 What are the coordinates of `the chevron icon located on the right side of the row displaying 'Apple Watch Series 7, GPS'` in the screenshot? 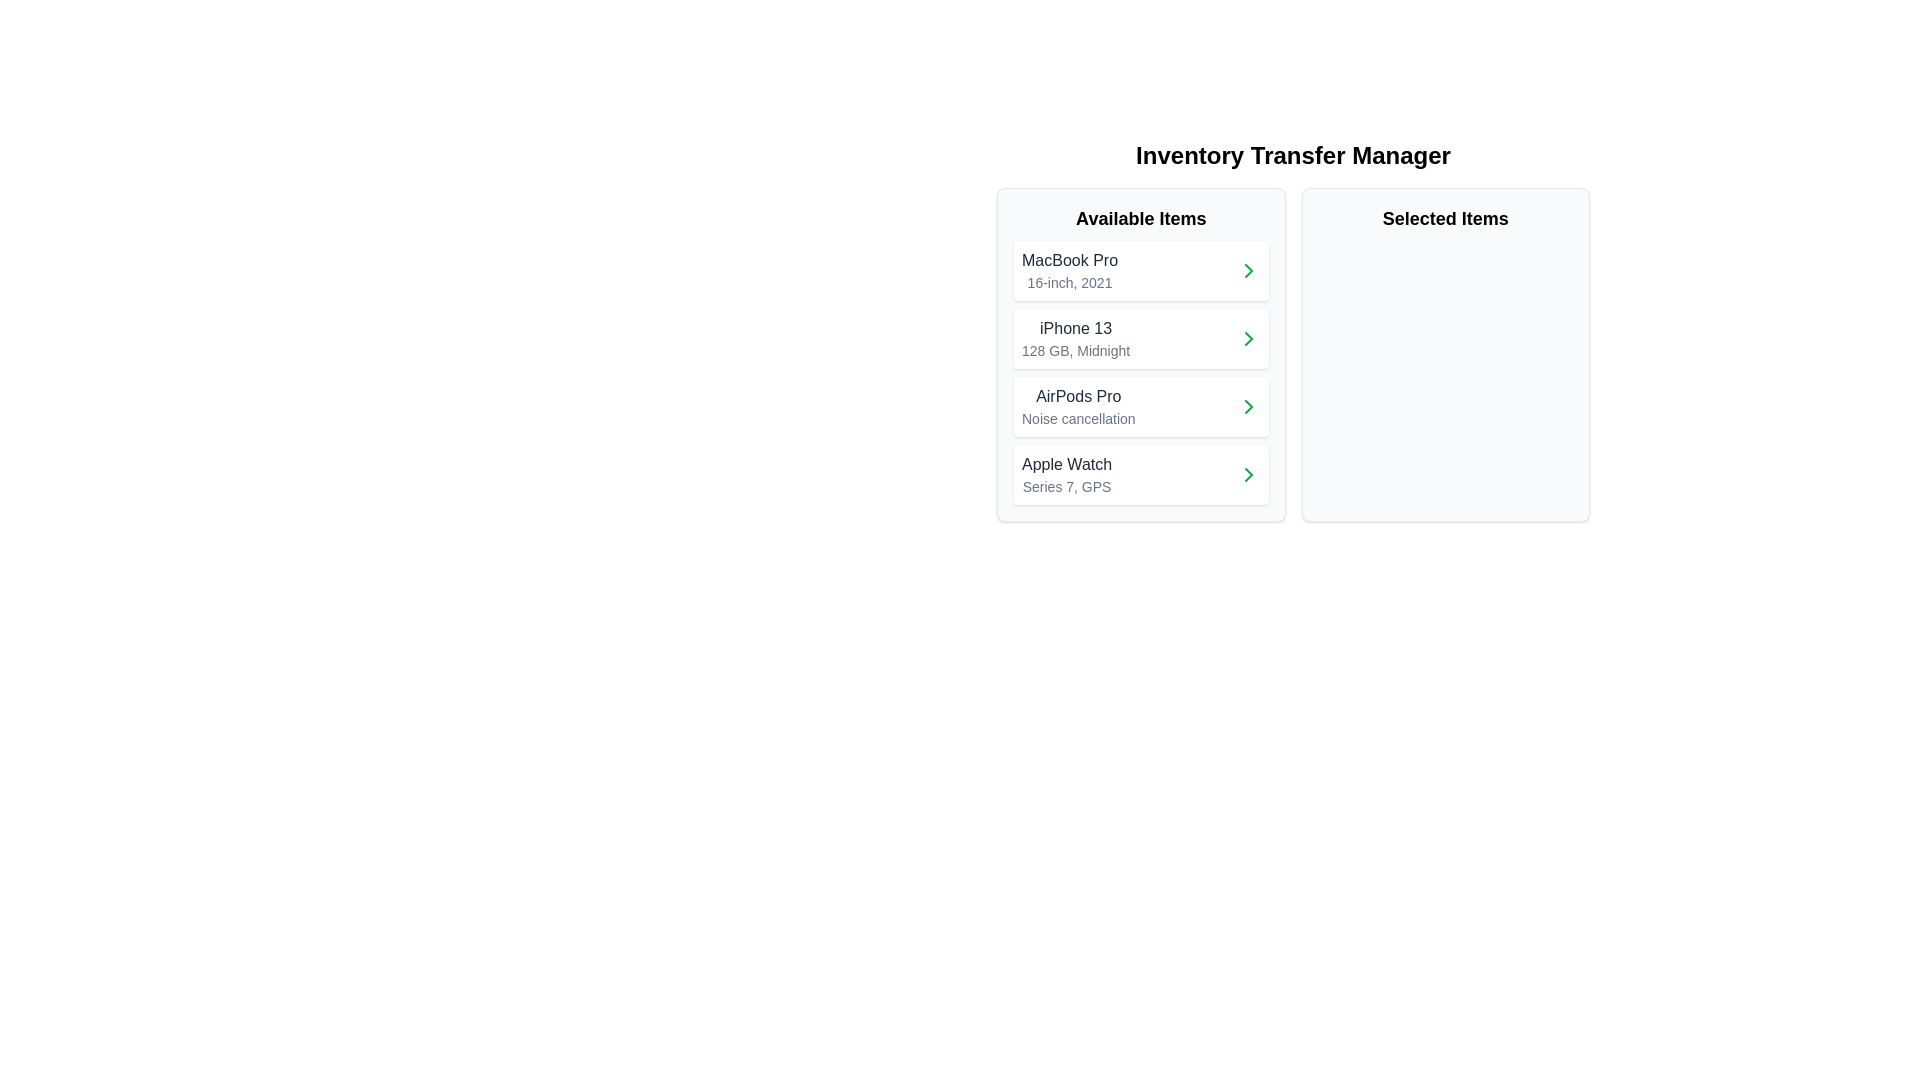 It's located at (1247, 474).